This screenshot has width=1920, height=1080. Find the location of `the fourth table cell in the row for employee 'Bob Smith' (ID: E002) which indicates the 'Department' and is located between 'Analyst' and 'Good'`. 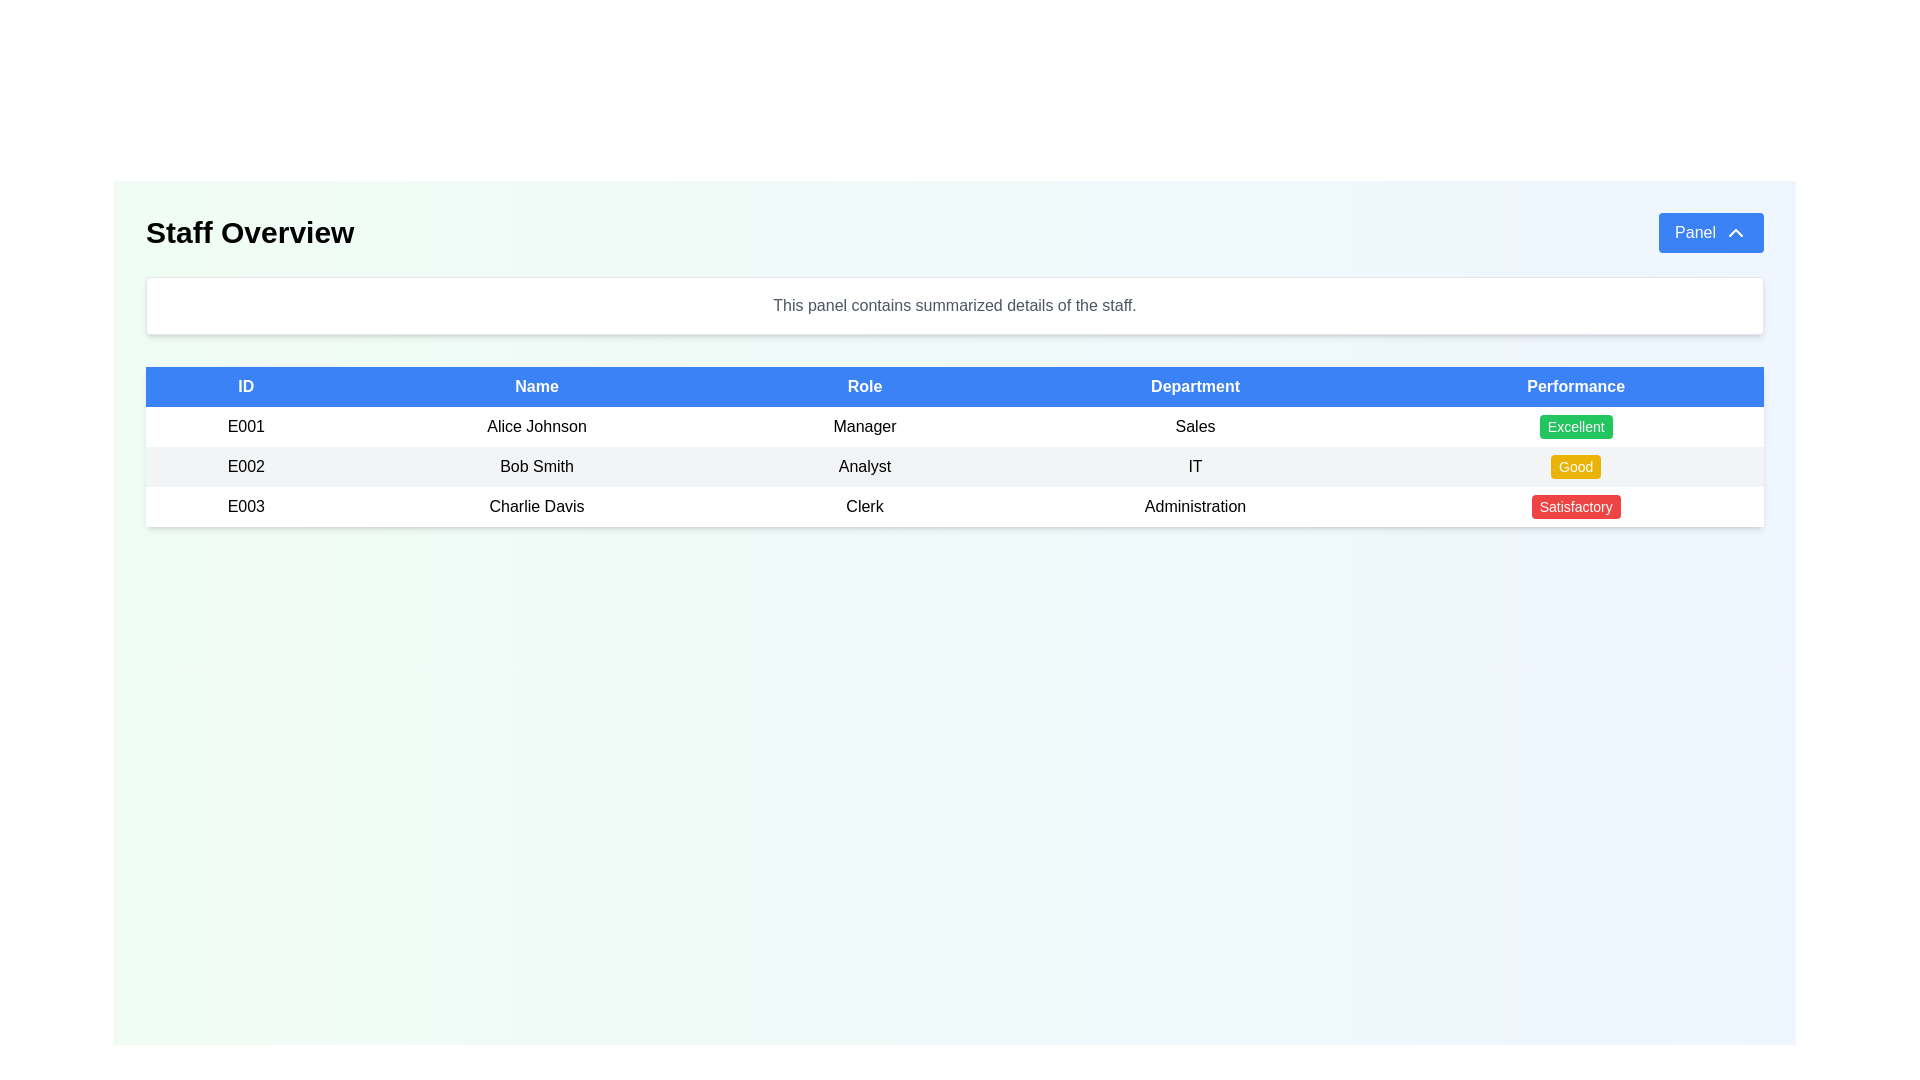

the fourth table cell in the row for employee 'Bob Smith' (ID: E002) which indicates the 'Department' and is located between 'Analyst' and 'Good' is located at coordinates (1195, 466).